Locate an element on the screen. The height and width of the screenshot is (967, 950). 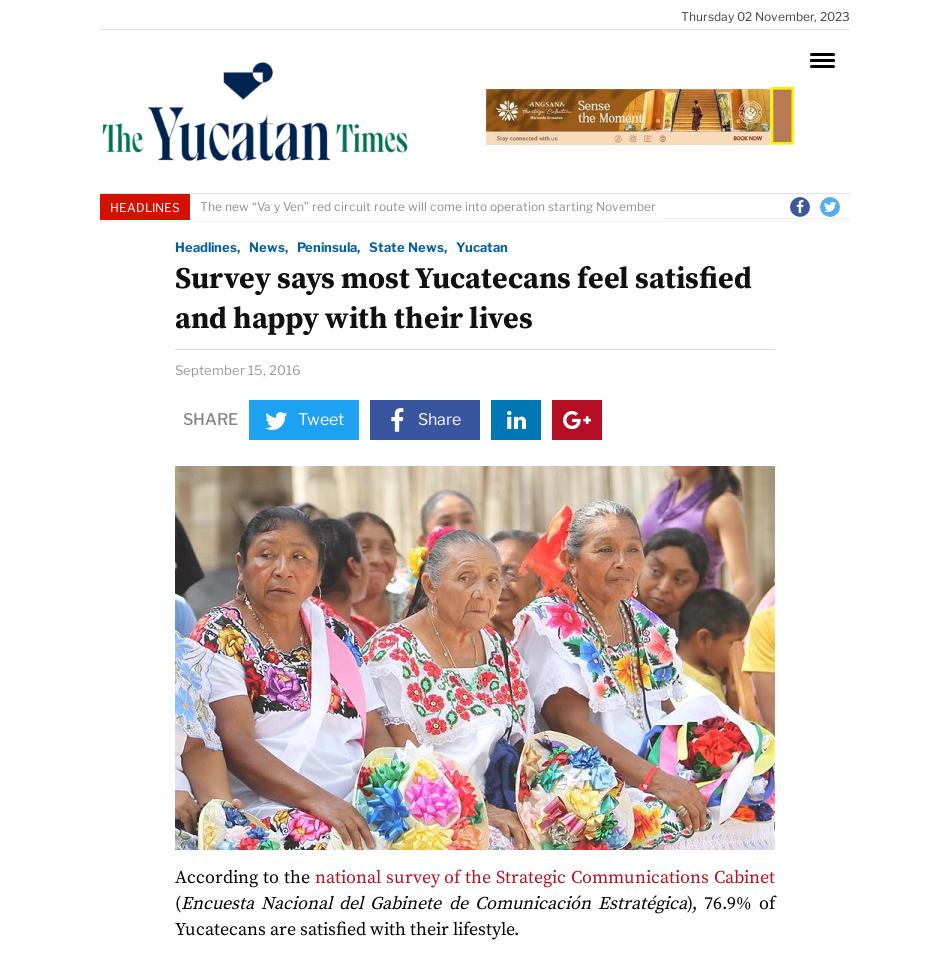
'national survey of the Strategic Communications Cabinet' is located at coordinates (312, 876).